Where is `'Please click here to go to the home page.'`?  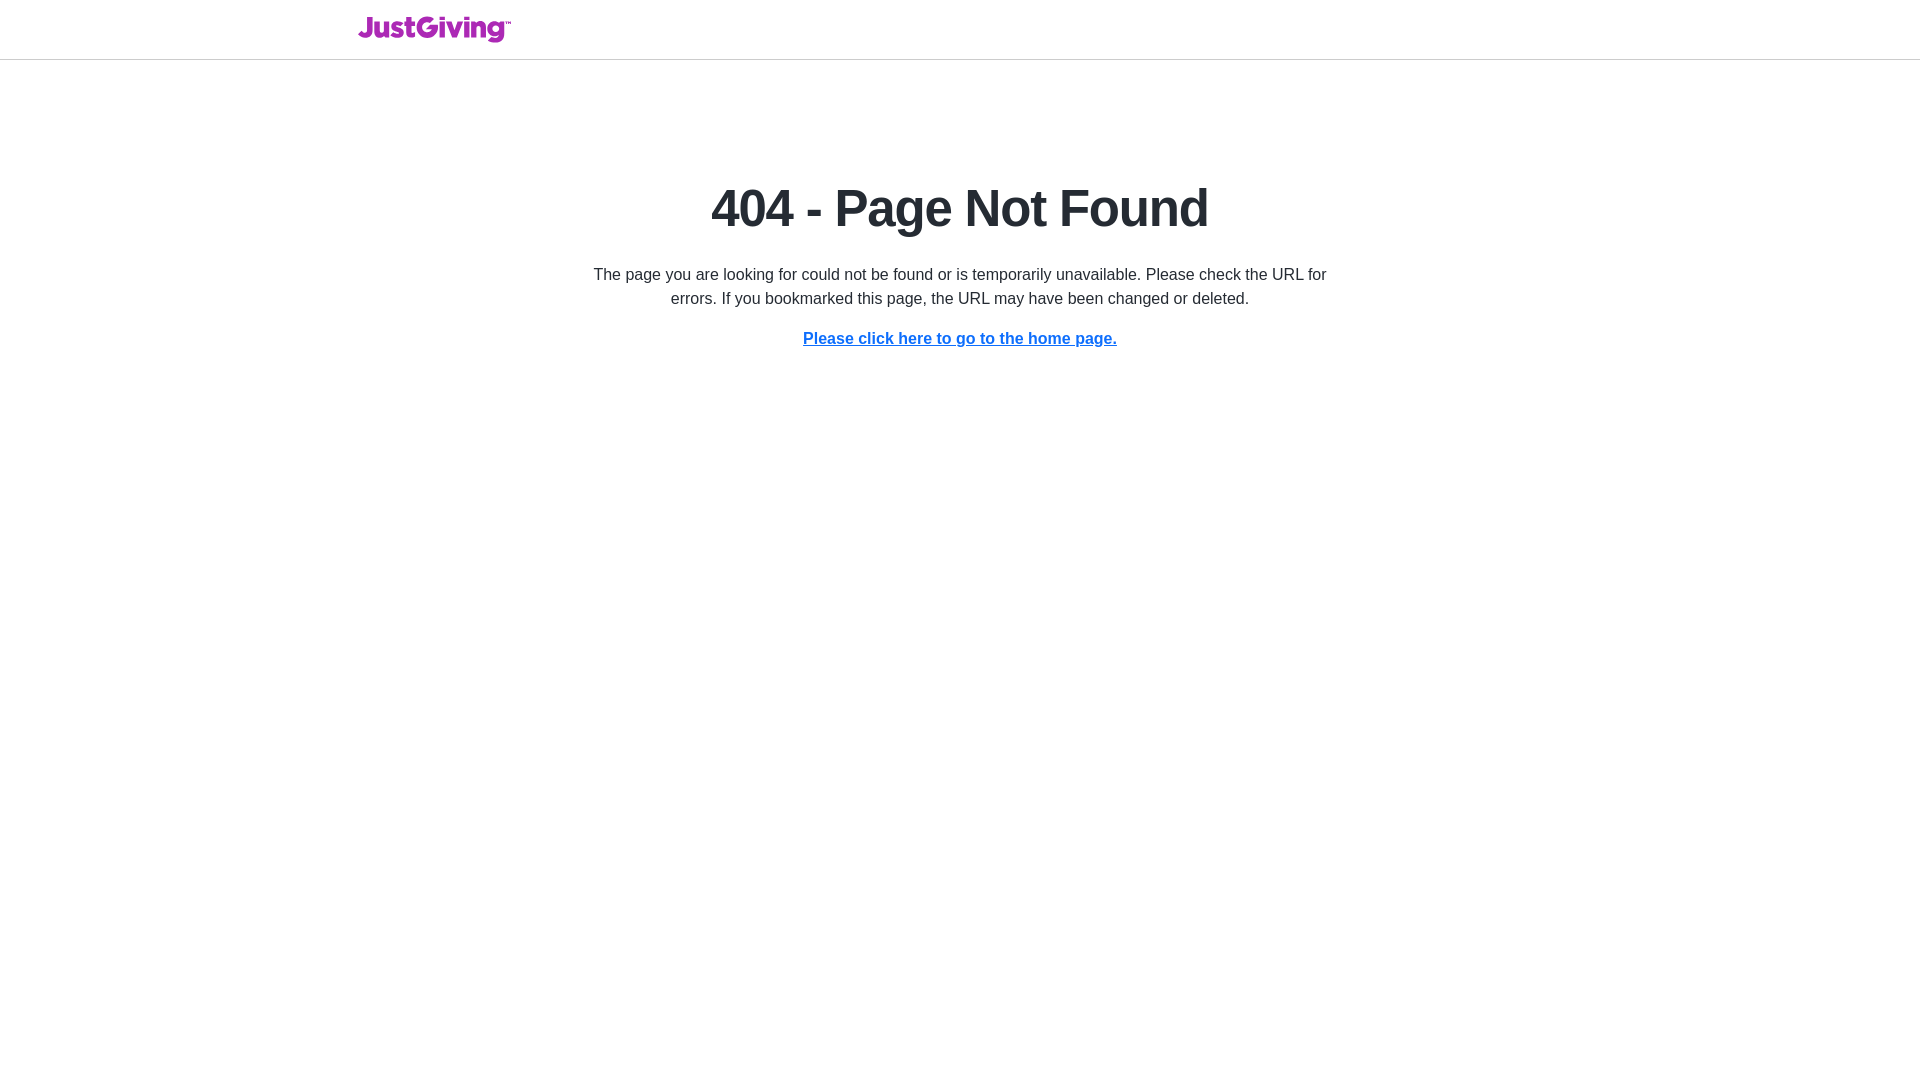 'Please click here to go to the home page.' is located at coordinates (960, 337).